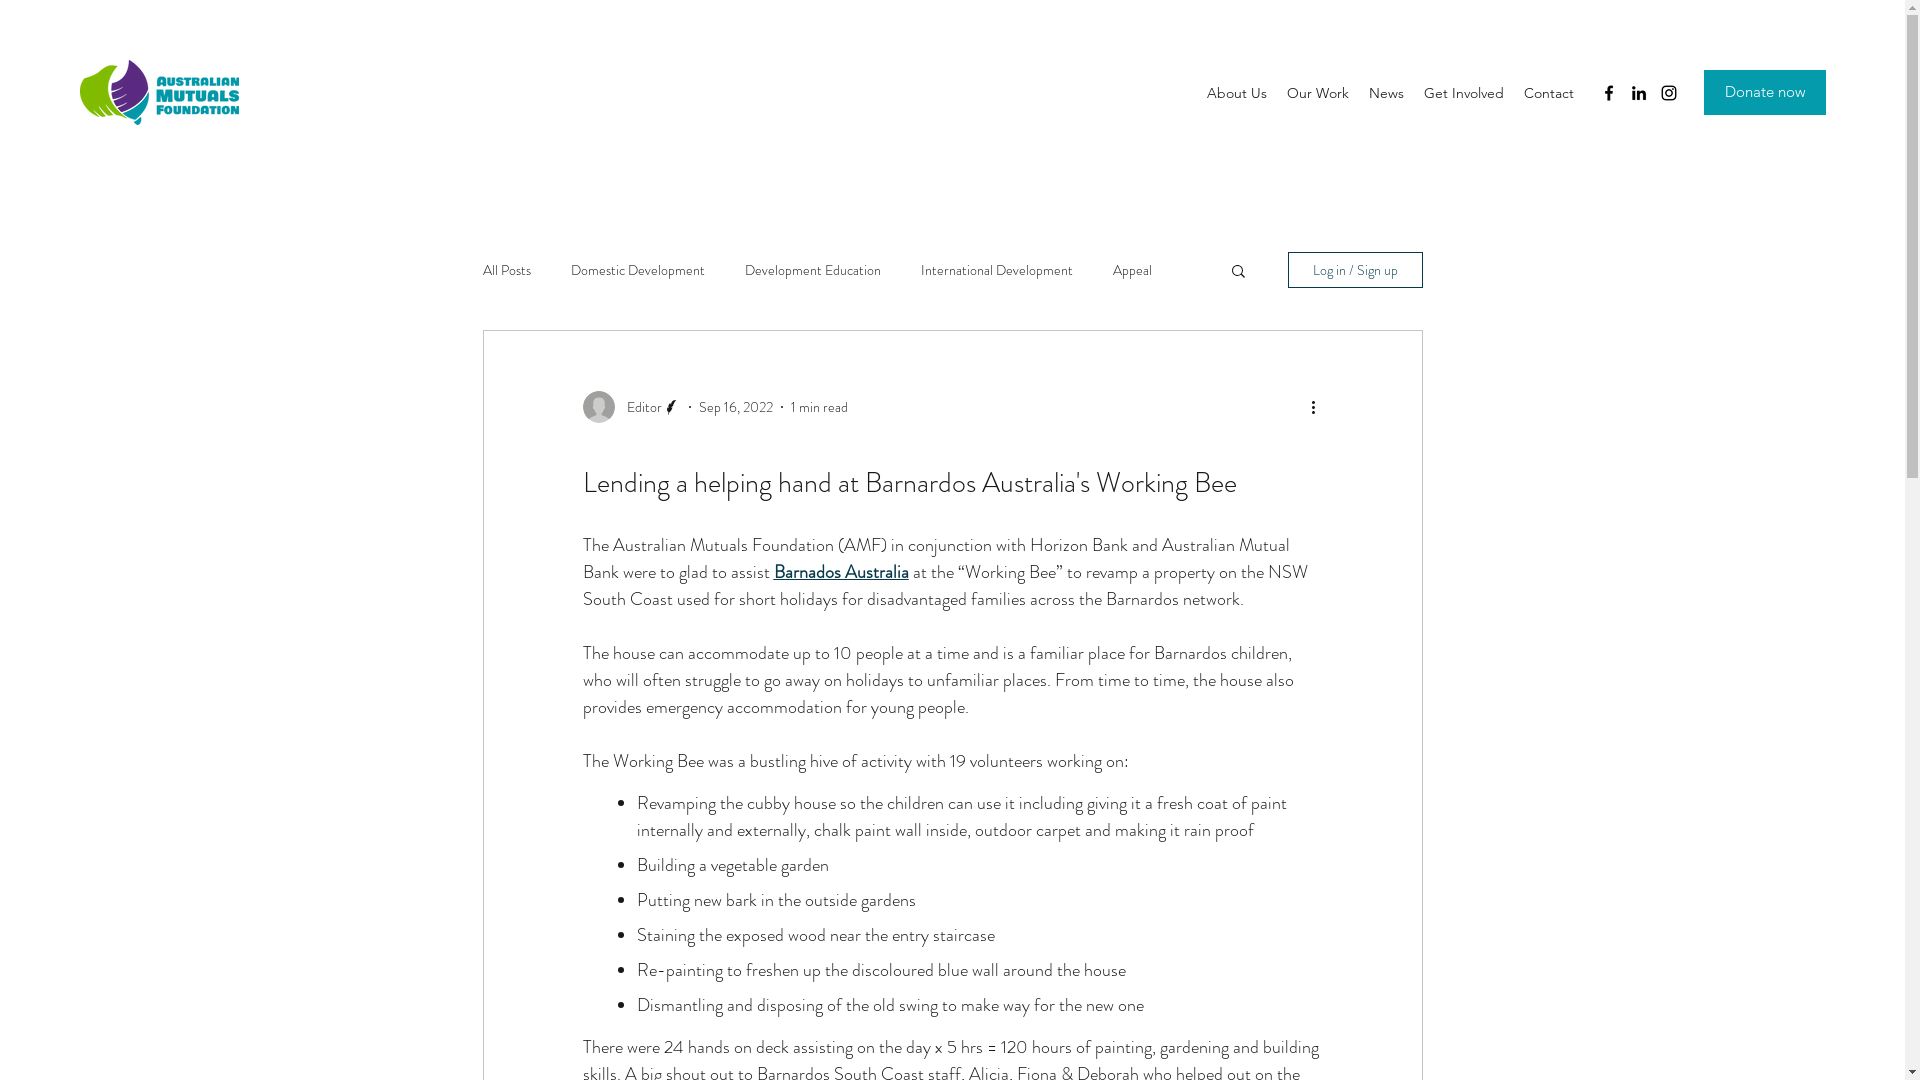 This screenshot has width=1920, height=1080. I want to click on 'Our Work', so click(1318, 92).